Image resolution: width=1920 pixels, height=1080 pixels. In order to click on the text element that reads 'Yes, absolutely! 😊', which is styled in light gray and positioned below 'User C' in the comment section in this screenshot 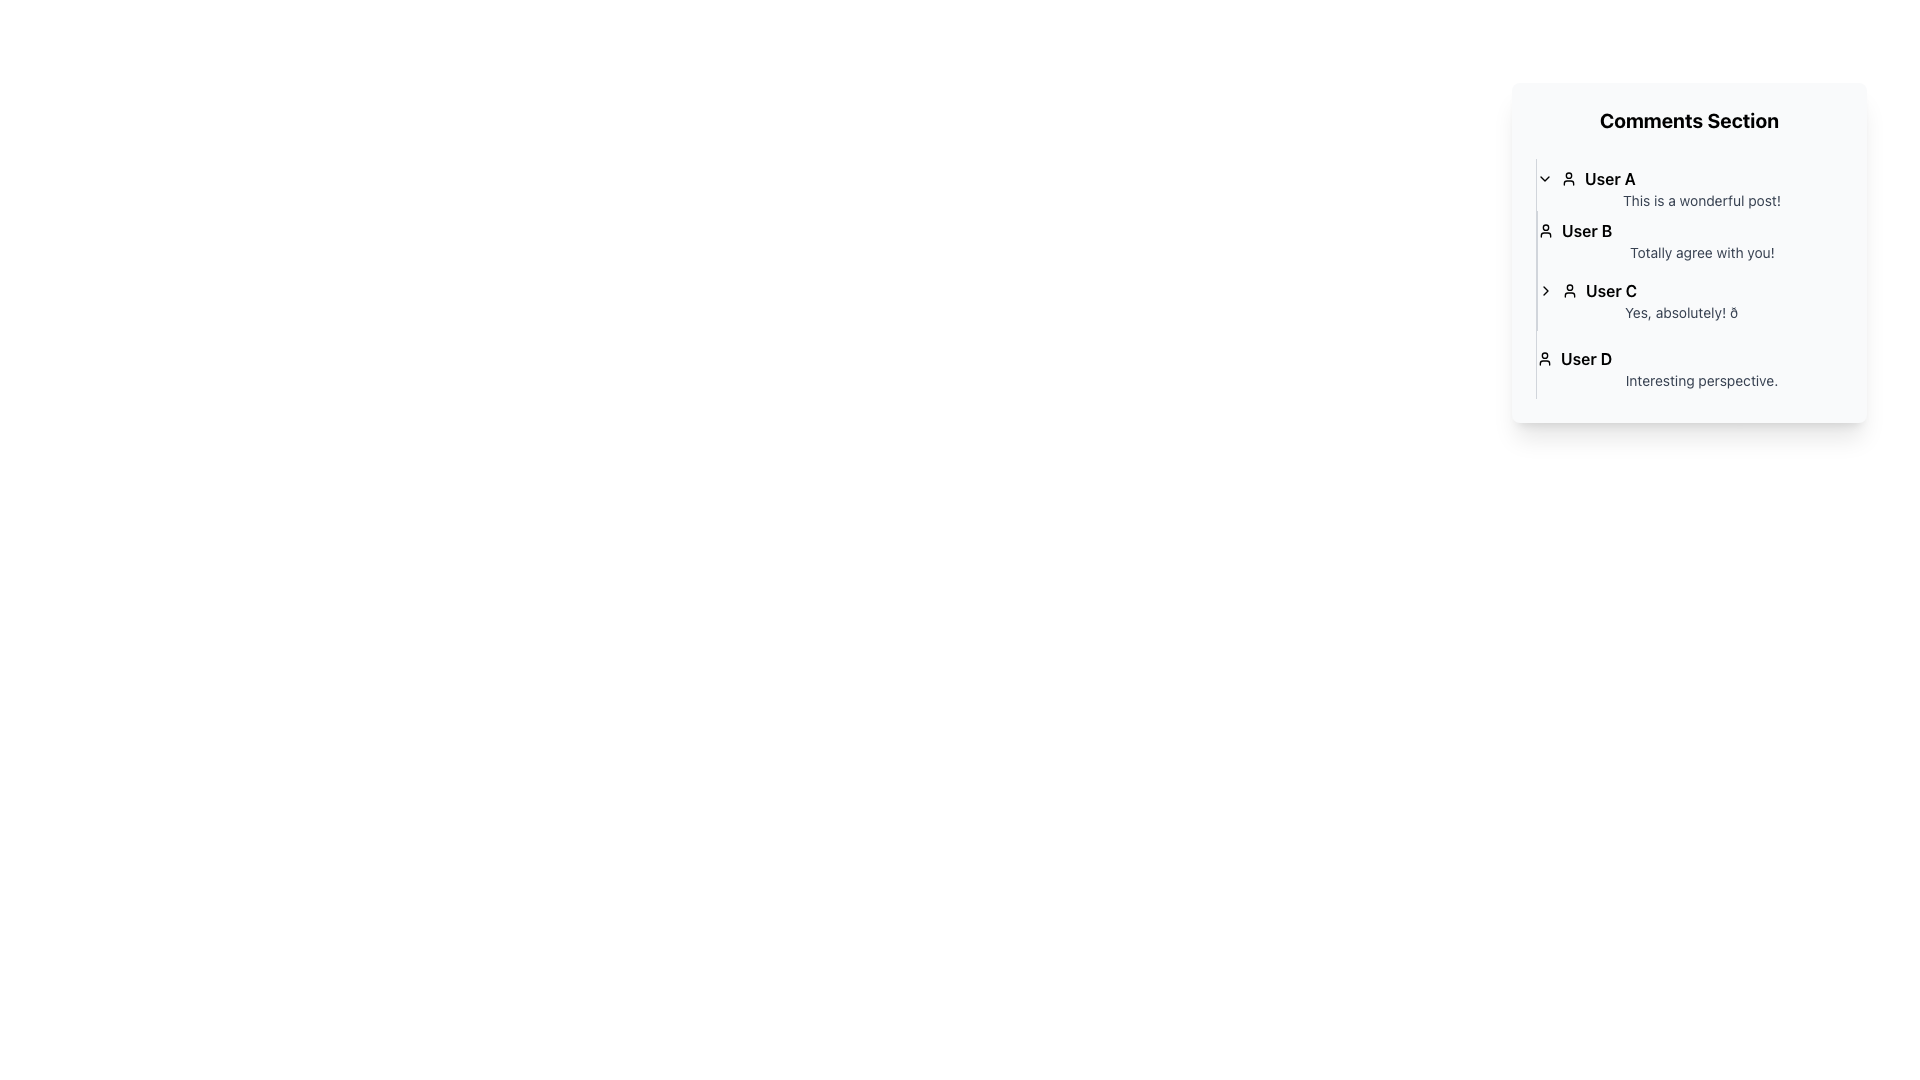, I will do `click(1689, 312)`.